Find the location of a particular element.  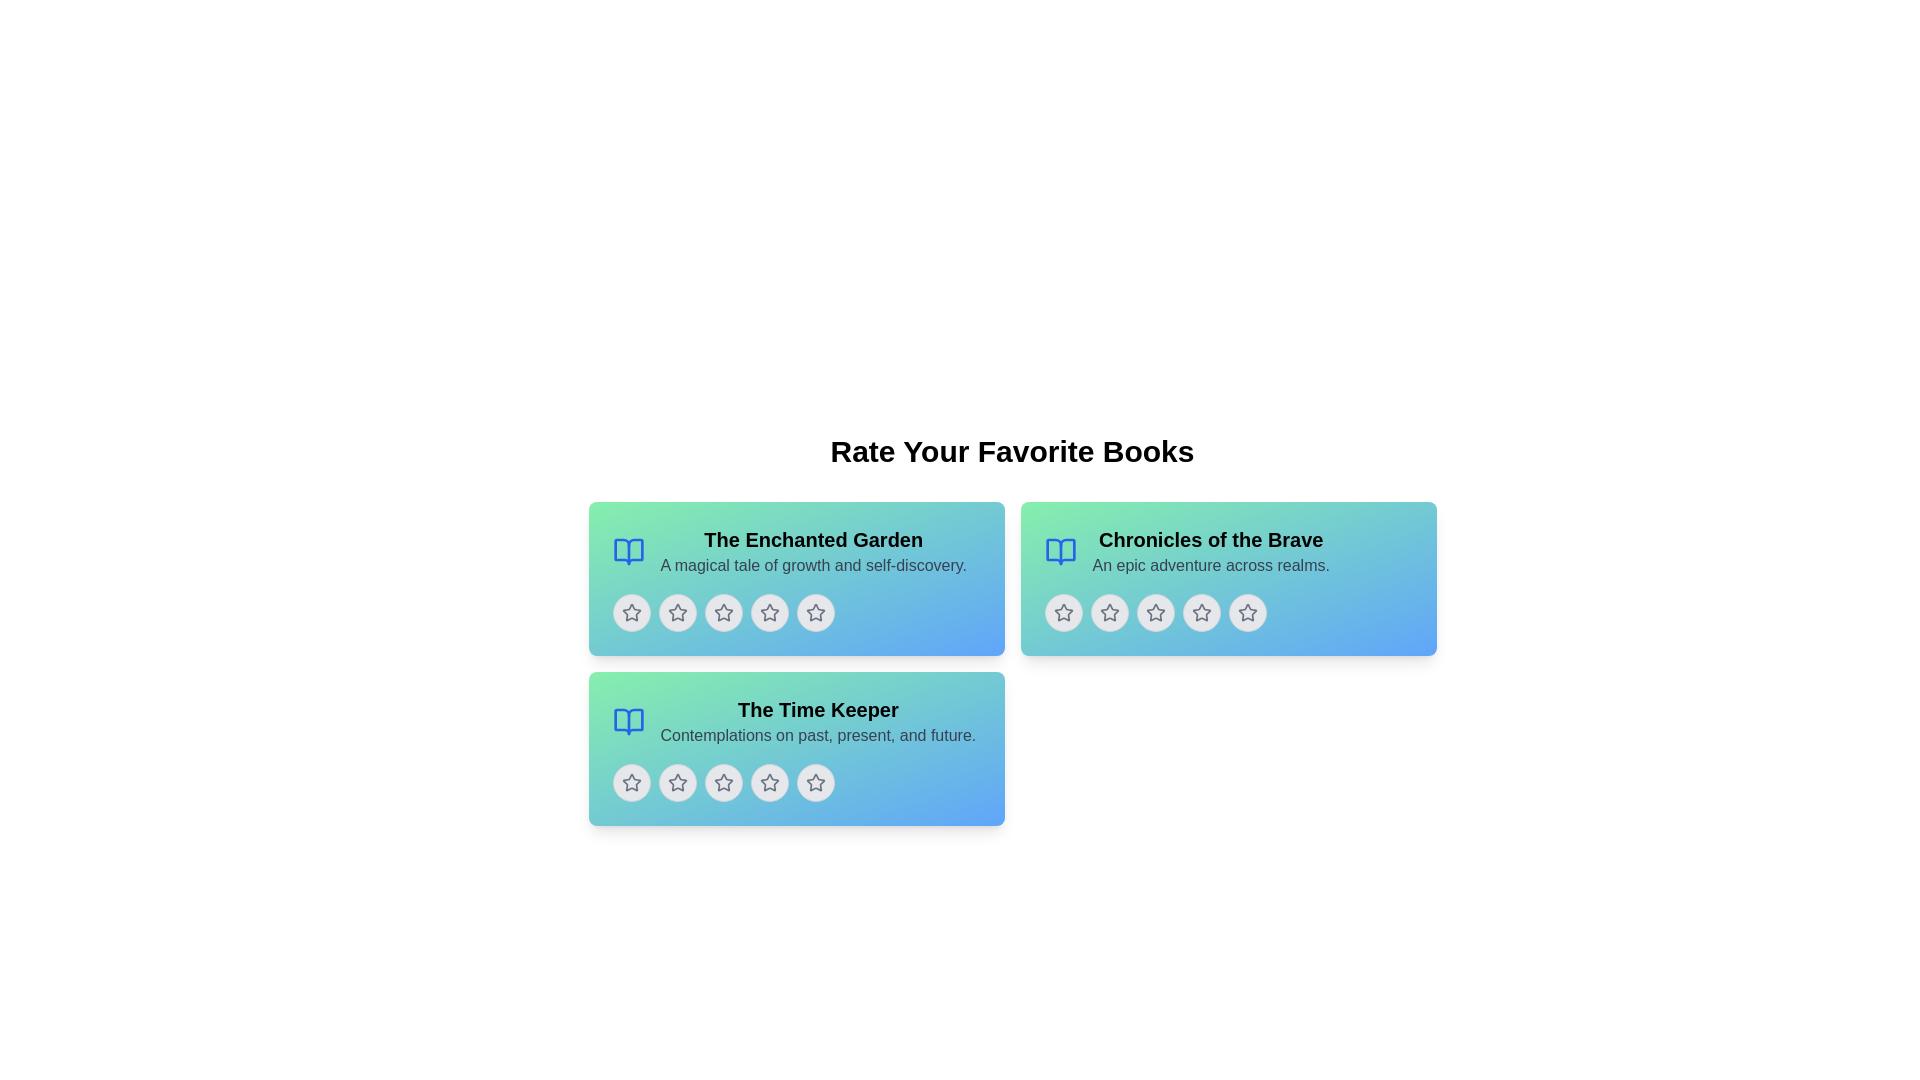

the first star rating button under the book titled 'The Enchanted Garden', which is a circular button with a star icon in its center, to rate one star is located at coordinates (630, 612).